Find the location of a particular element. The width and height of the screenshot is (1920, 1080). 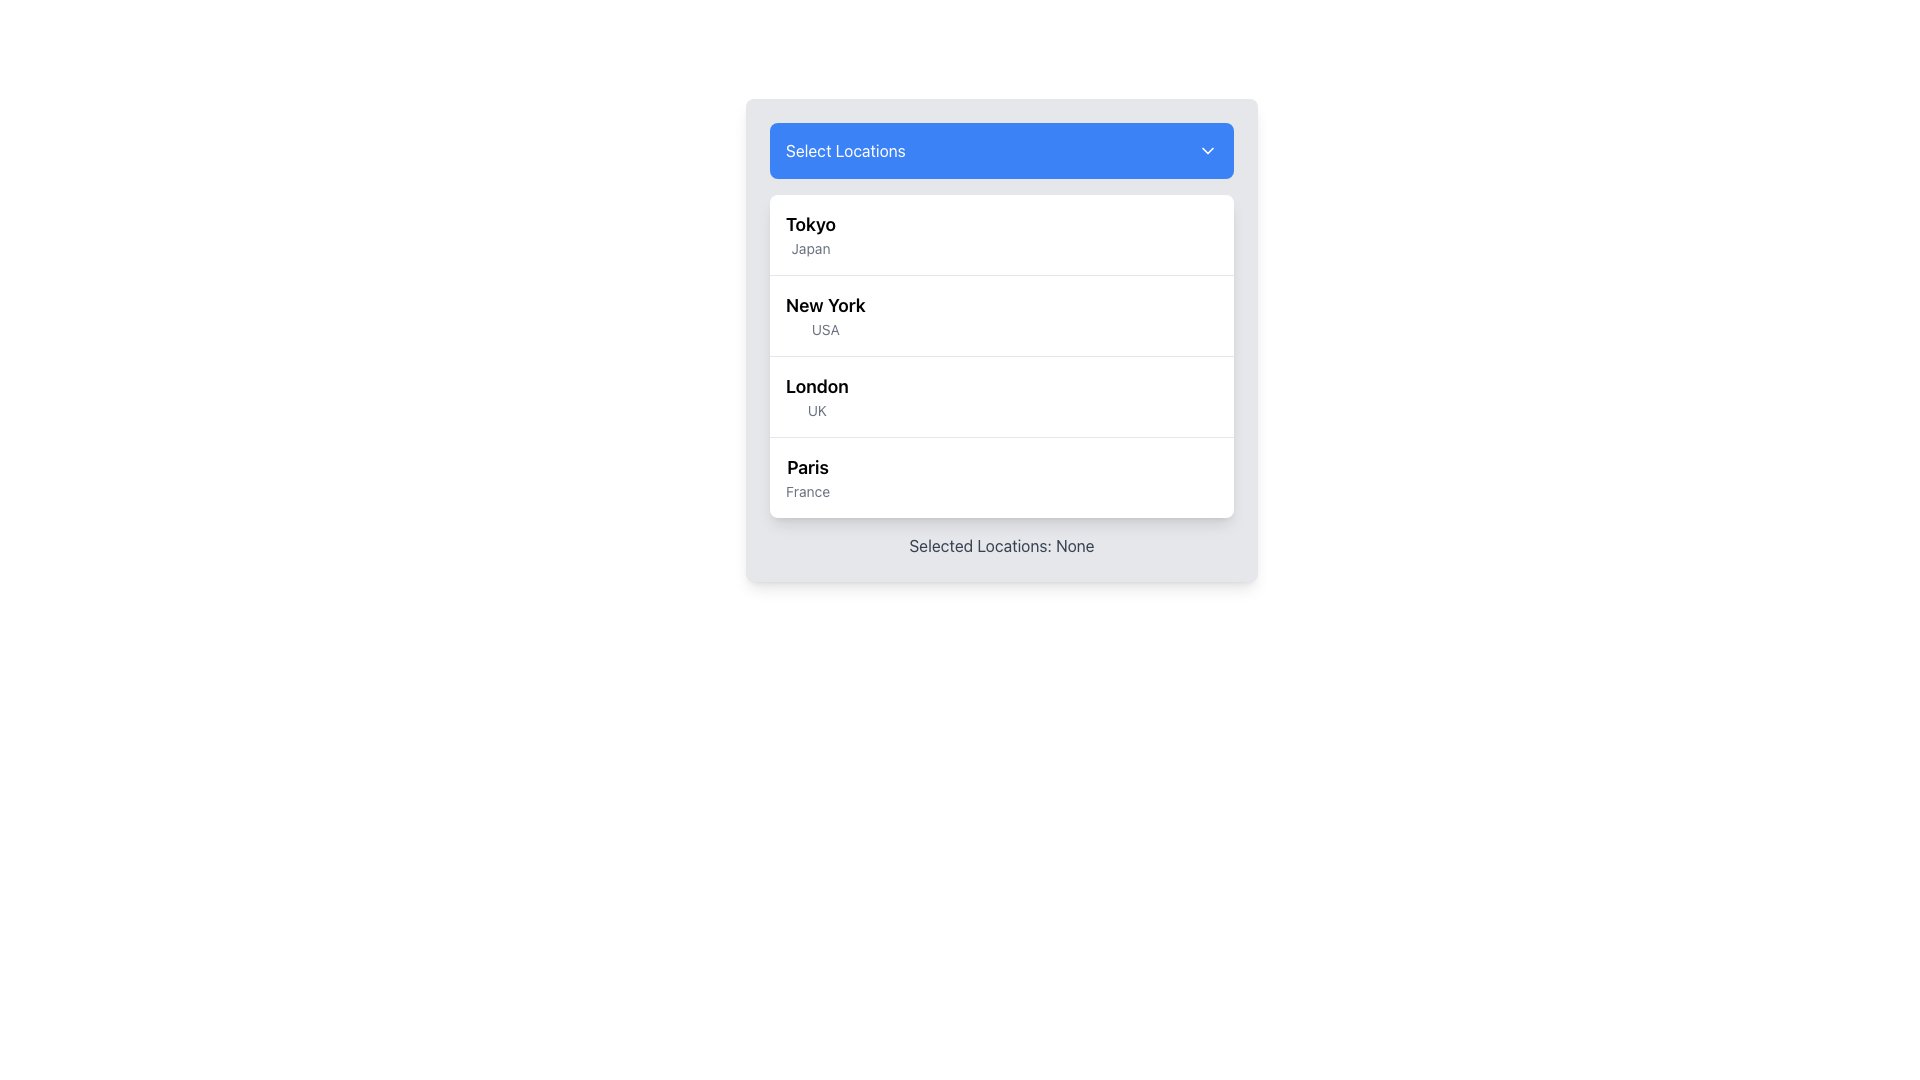

the selectable list item representing 'New York, USA' is located at coordinates (1002, 315).